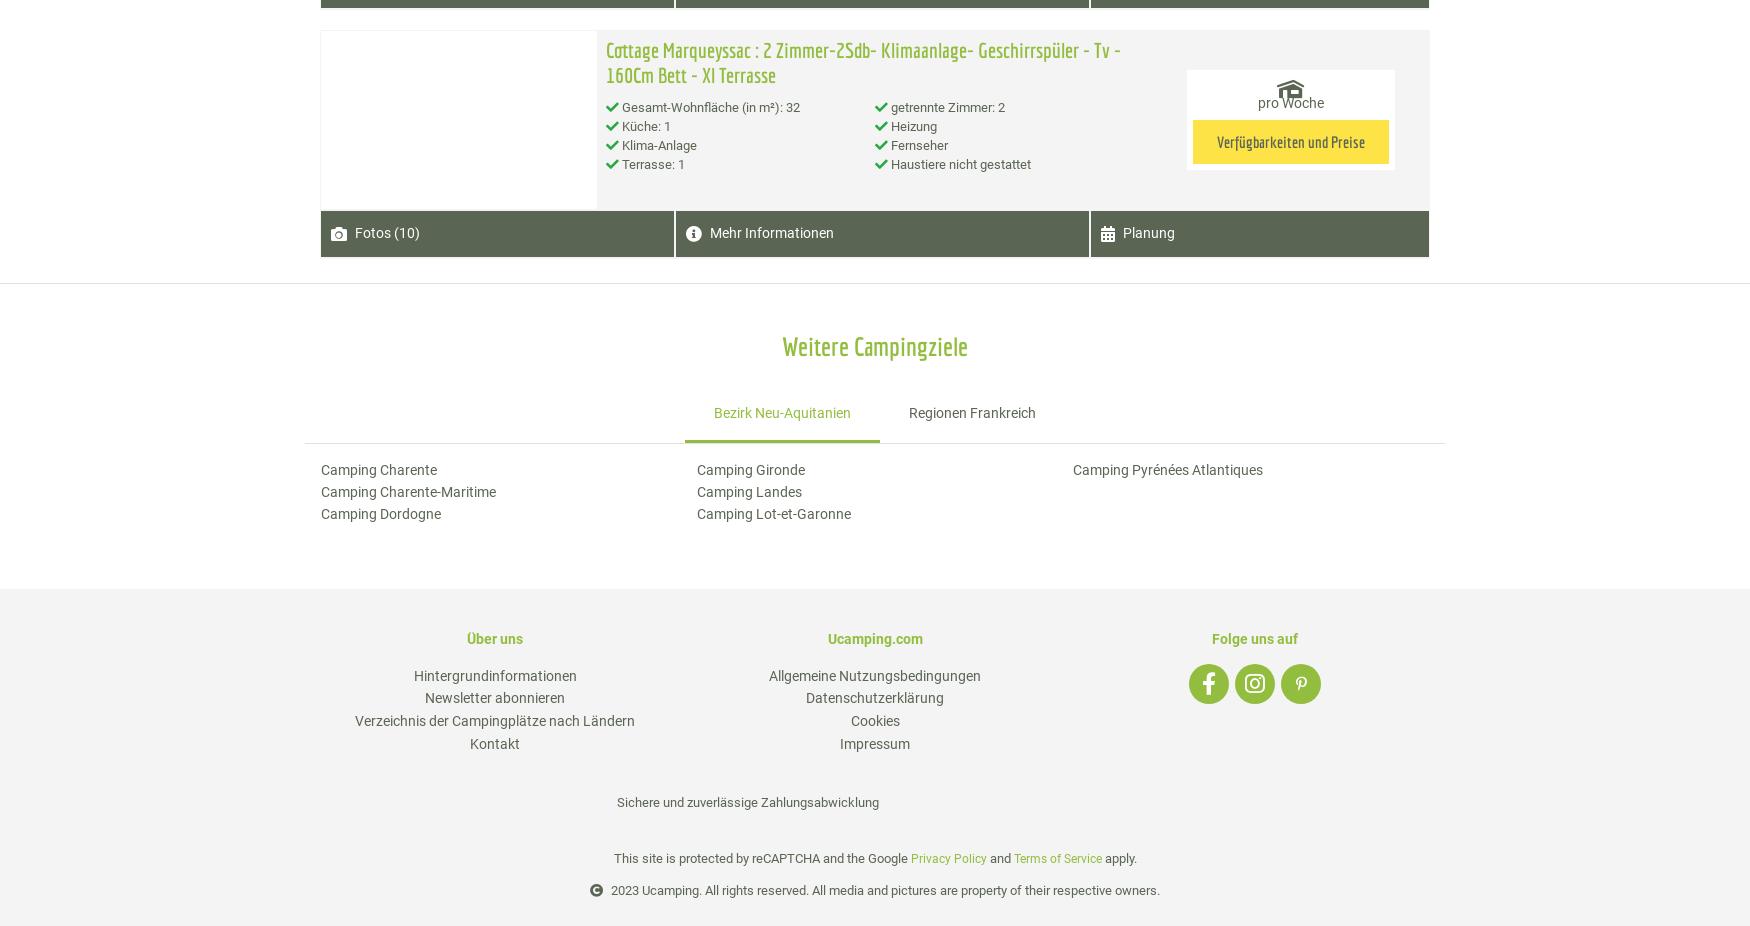  I want to click on 'Kontakt', so click(495, 743).